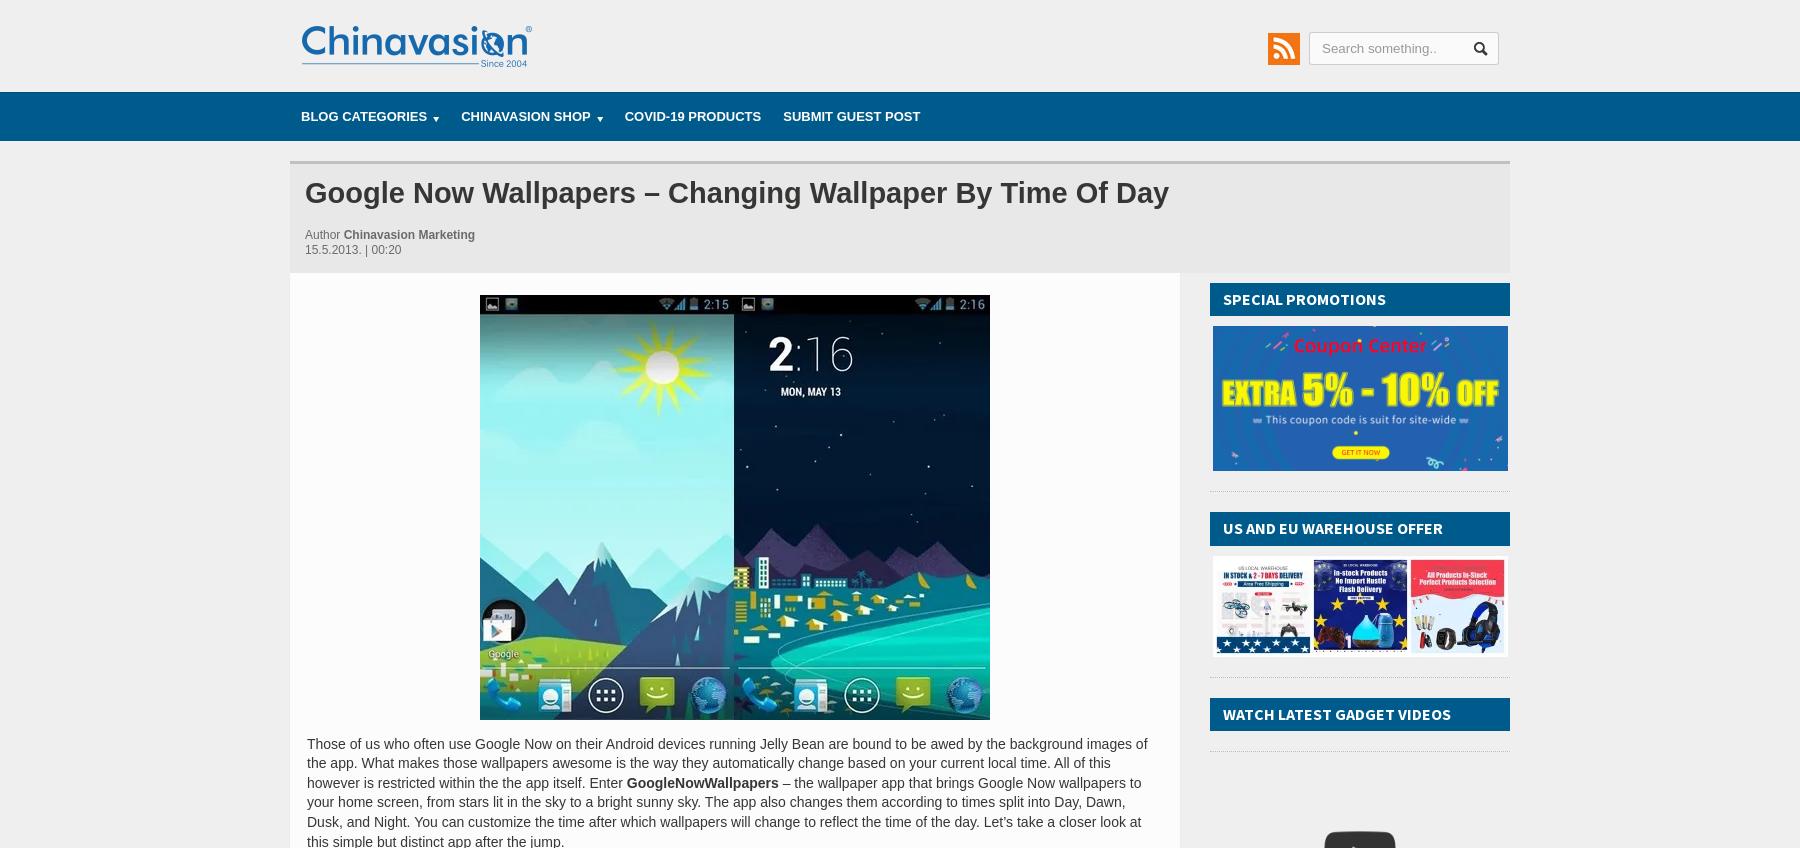 This screenshot has width=1800, height=848. What do you see at coordinates (343, 232) in the screenshot?
I see `'Chinavasion Marketing'` at bounding box center [343, 232].